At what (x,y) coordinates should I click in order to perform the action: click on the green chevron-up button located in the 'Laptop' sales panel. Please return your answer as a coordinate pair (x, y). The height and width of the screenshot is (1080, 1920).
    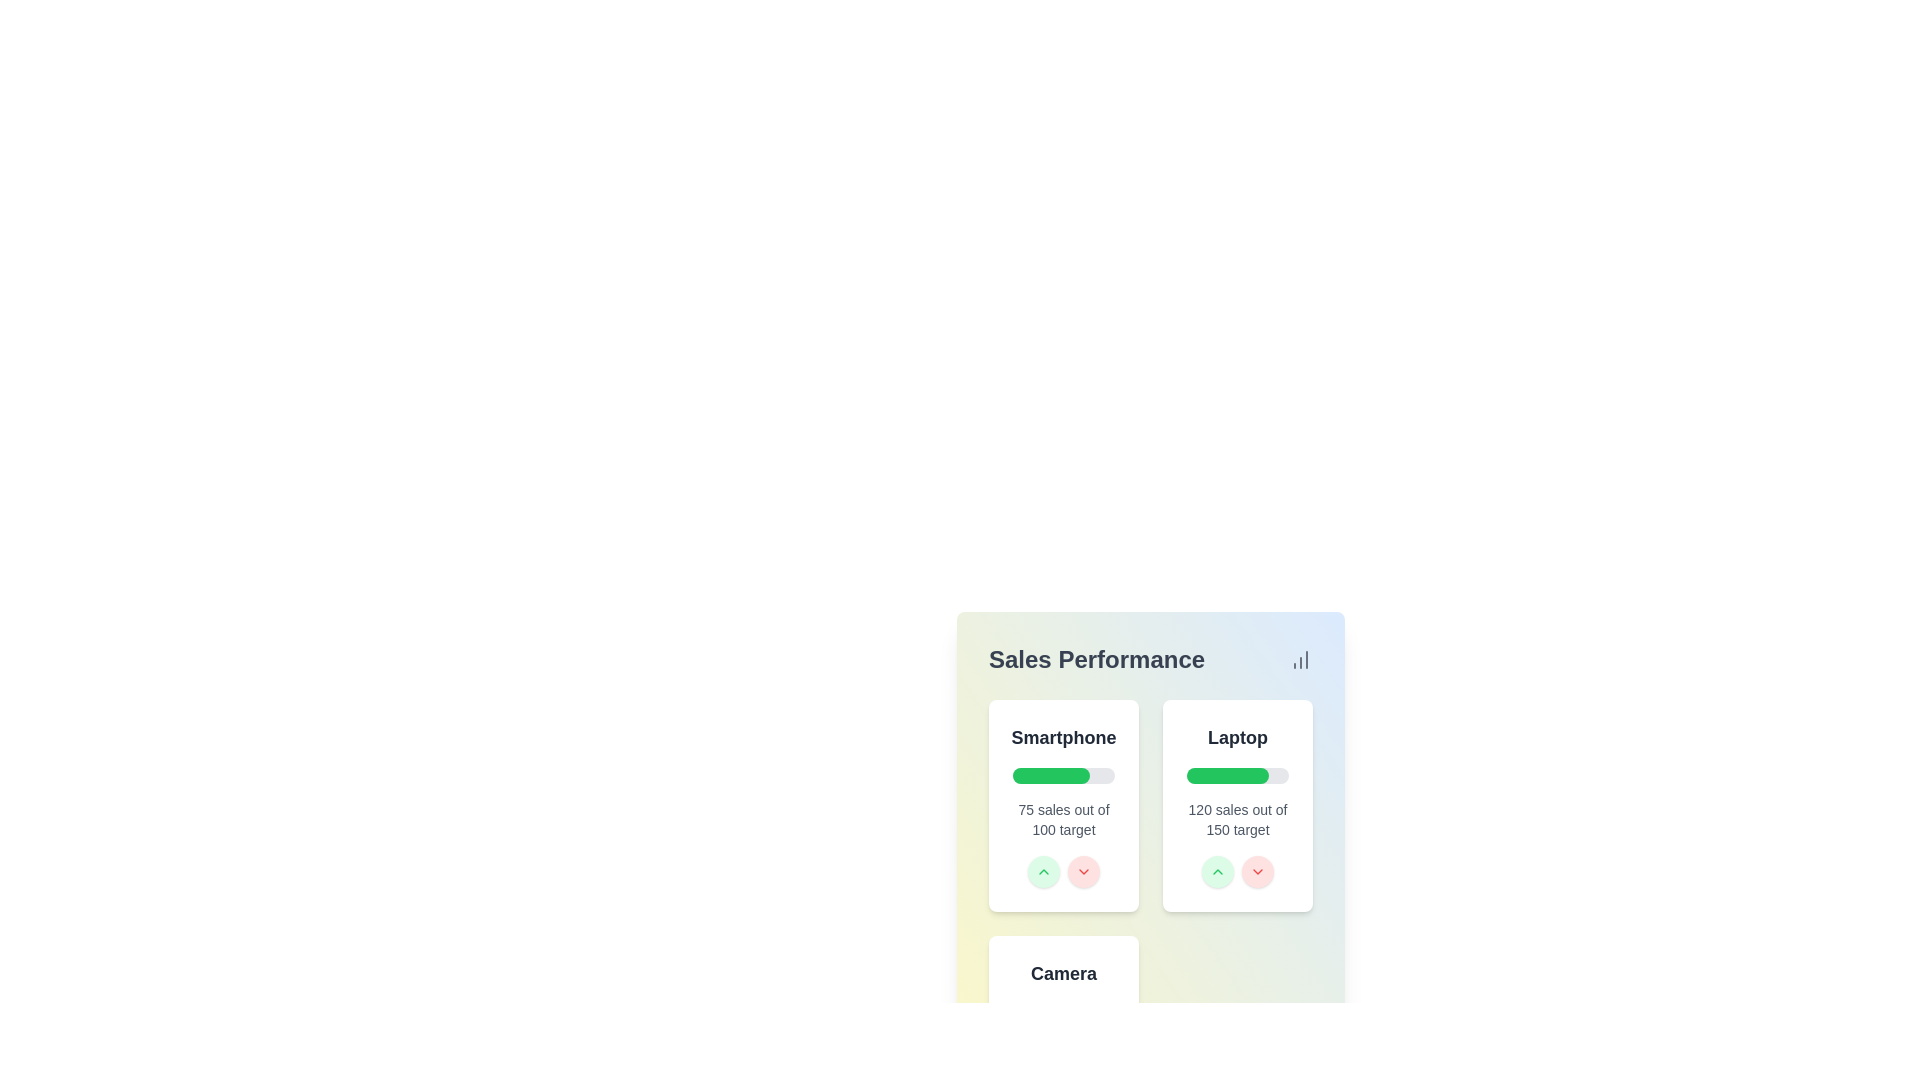
    Looking at the image, I should click on (1217, 870).